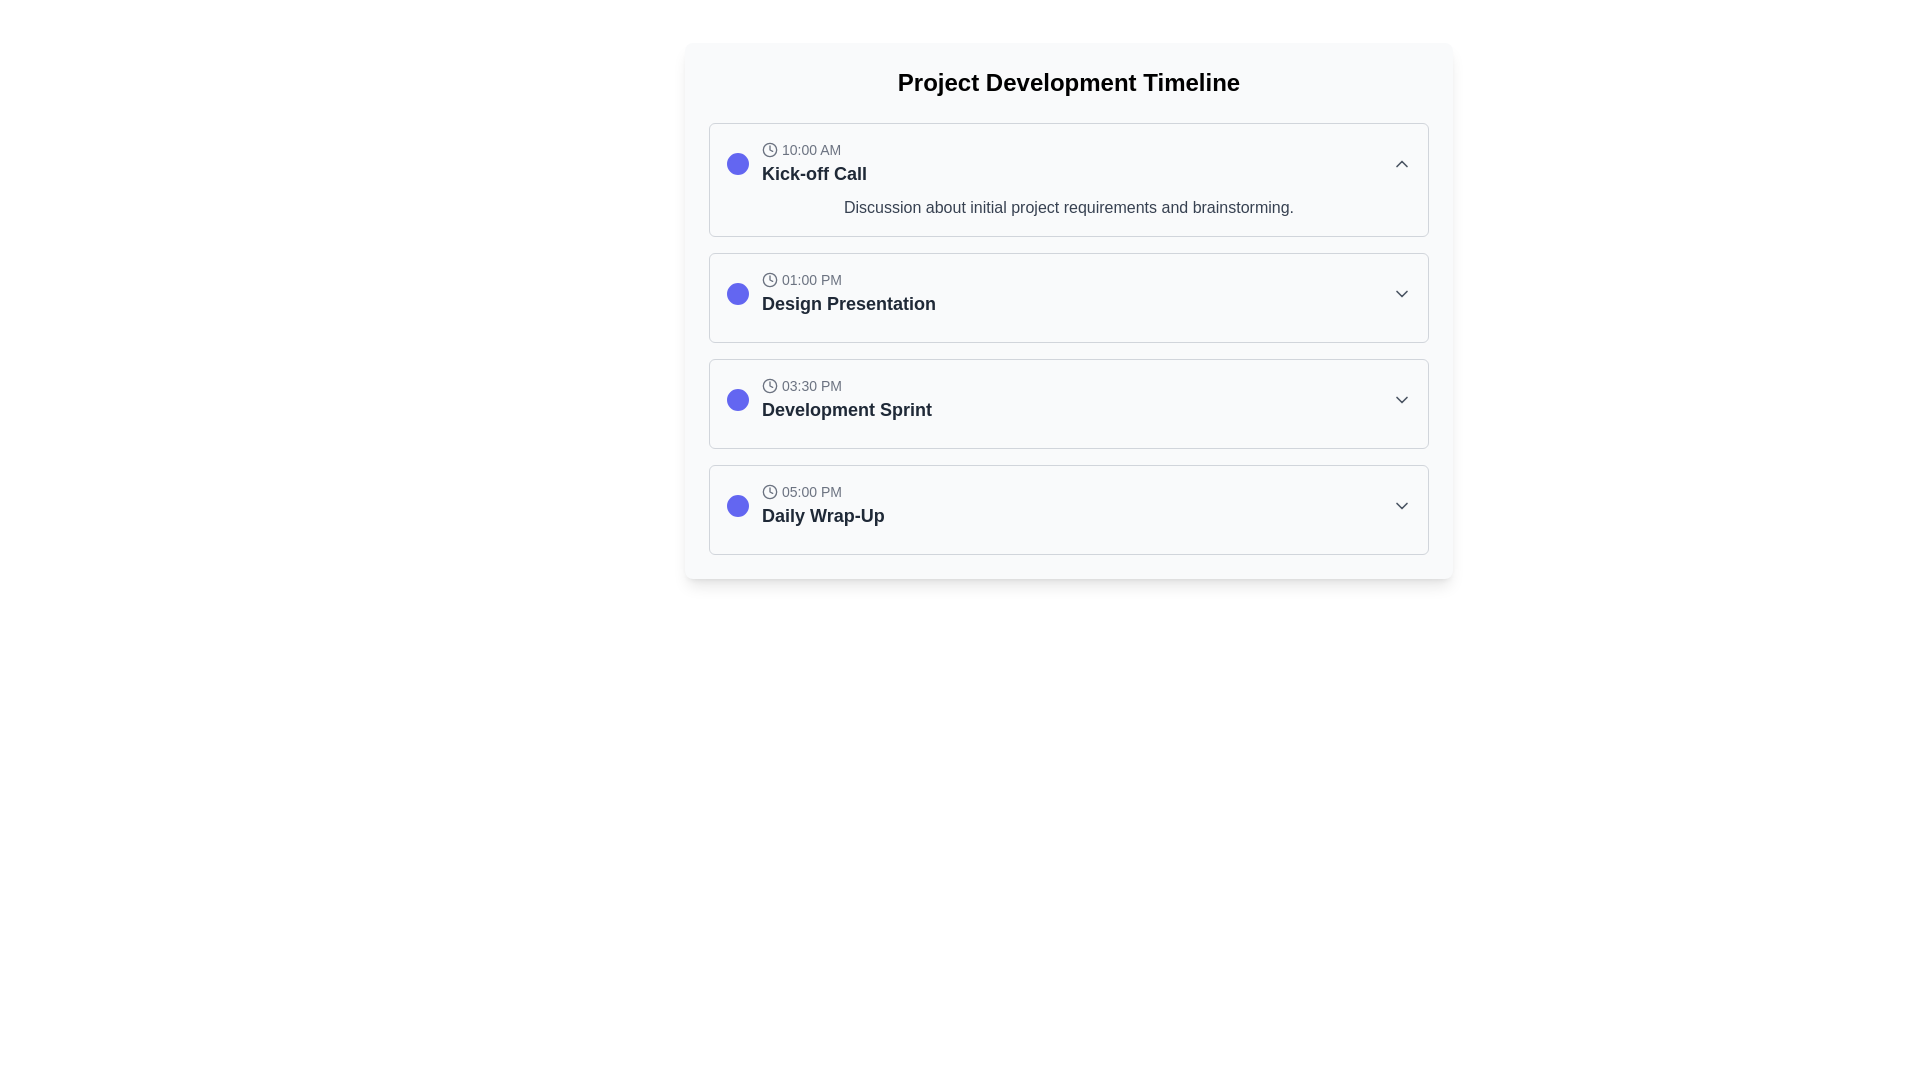 The image size is (1920, 1080). What do you see at coordinates (1068, 508) in the screenshot?
I see `the fourth Collapsible List Item under the 'Project Development Timeline'` at bounding box center [1068, 508].